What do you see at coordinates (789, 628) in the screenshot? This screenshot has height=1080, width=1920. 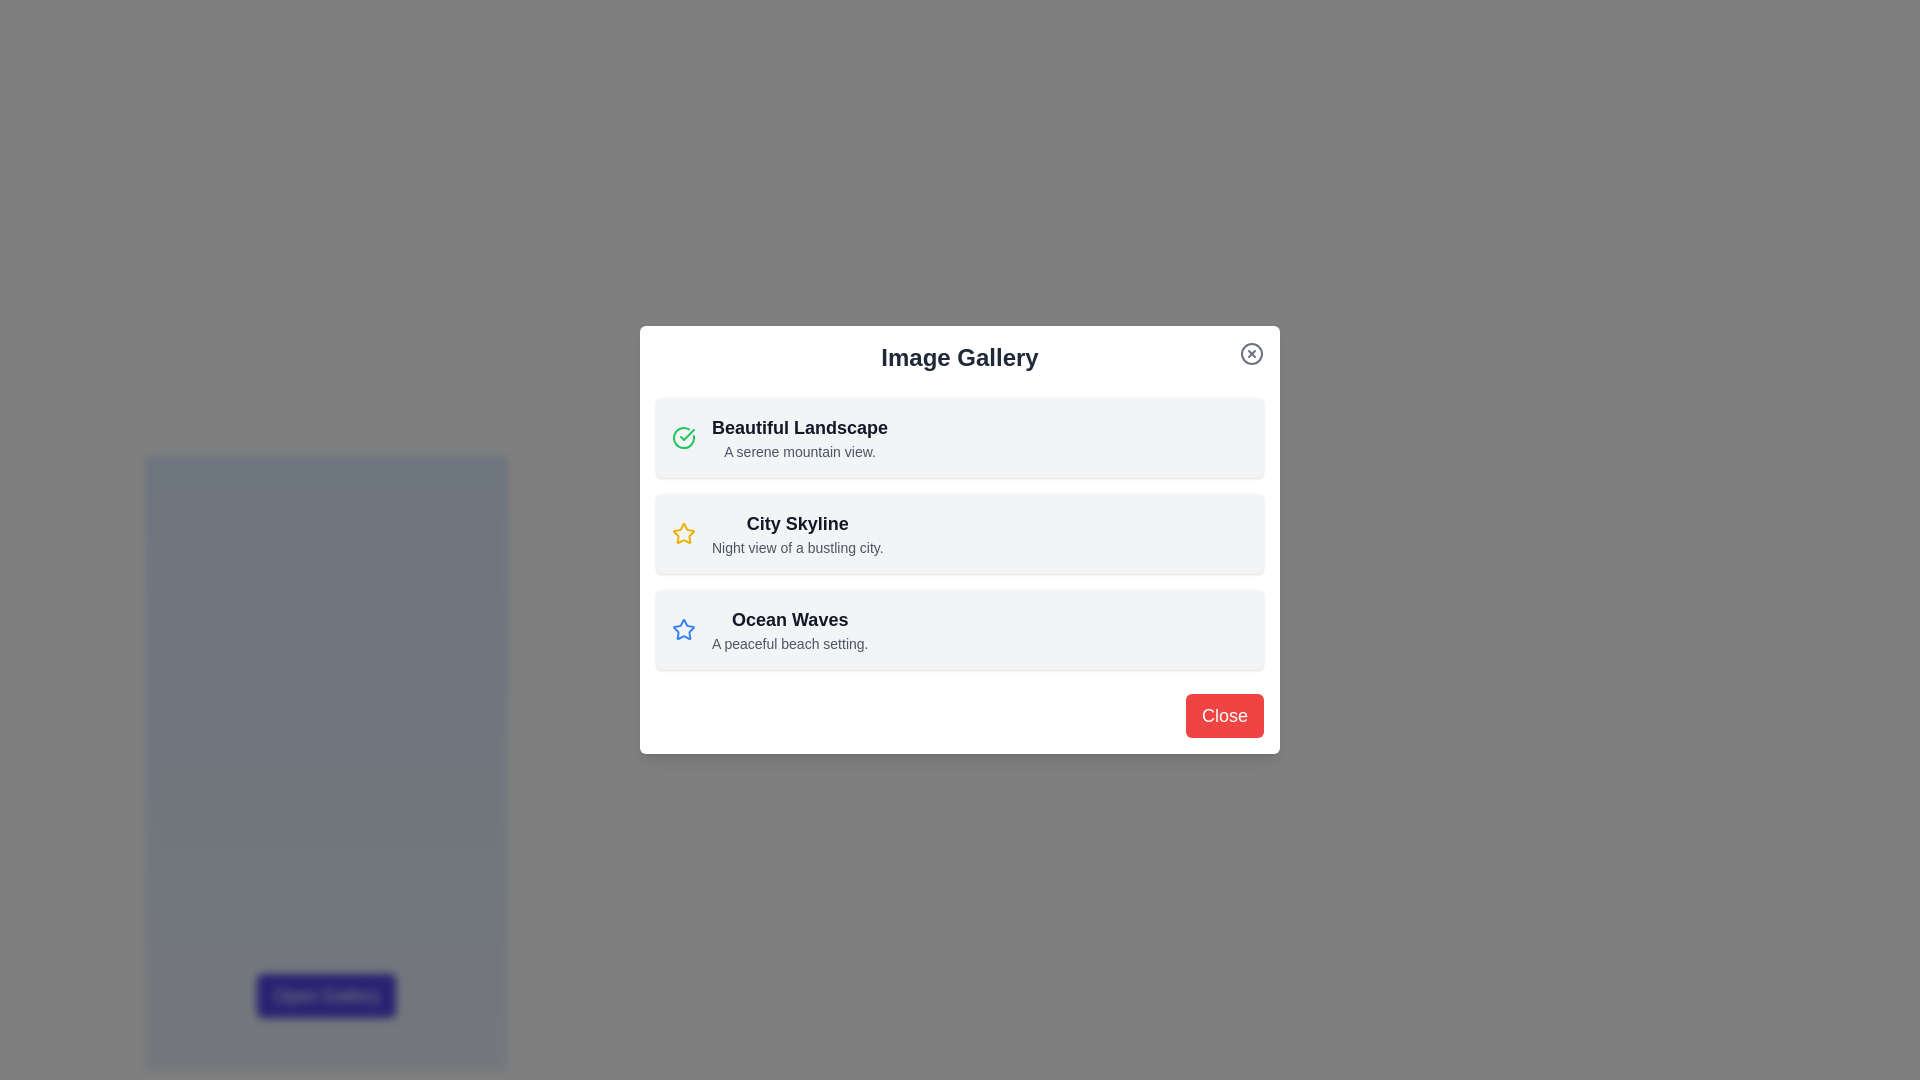 I see `text from the 'Ocean Waves' Text label element located in the third row of the 'Image Gallery' modal, which contains 'Ocean Waves' and 'A peaceful beach setting.'` at bounding box center [789, 628].